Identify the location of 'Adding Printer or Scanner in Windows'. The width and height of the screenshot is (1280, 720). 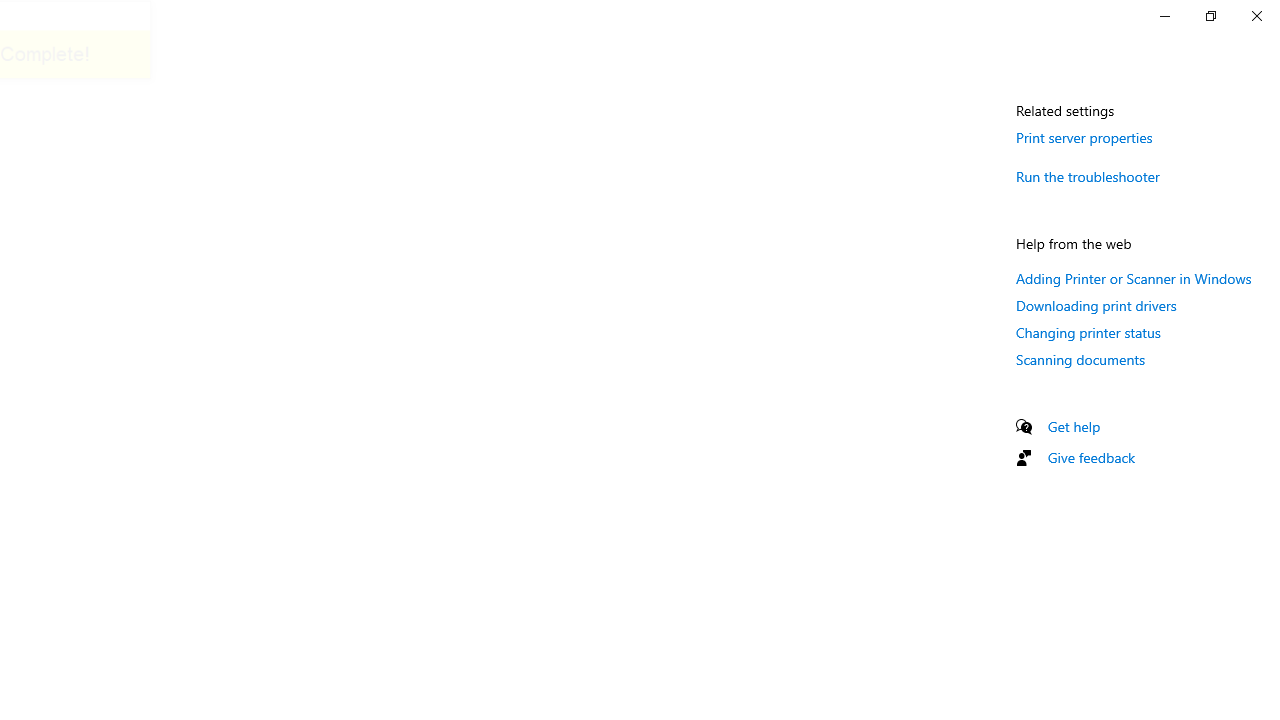
(1134, 278).